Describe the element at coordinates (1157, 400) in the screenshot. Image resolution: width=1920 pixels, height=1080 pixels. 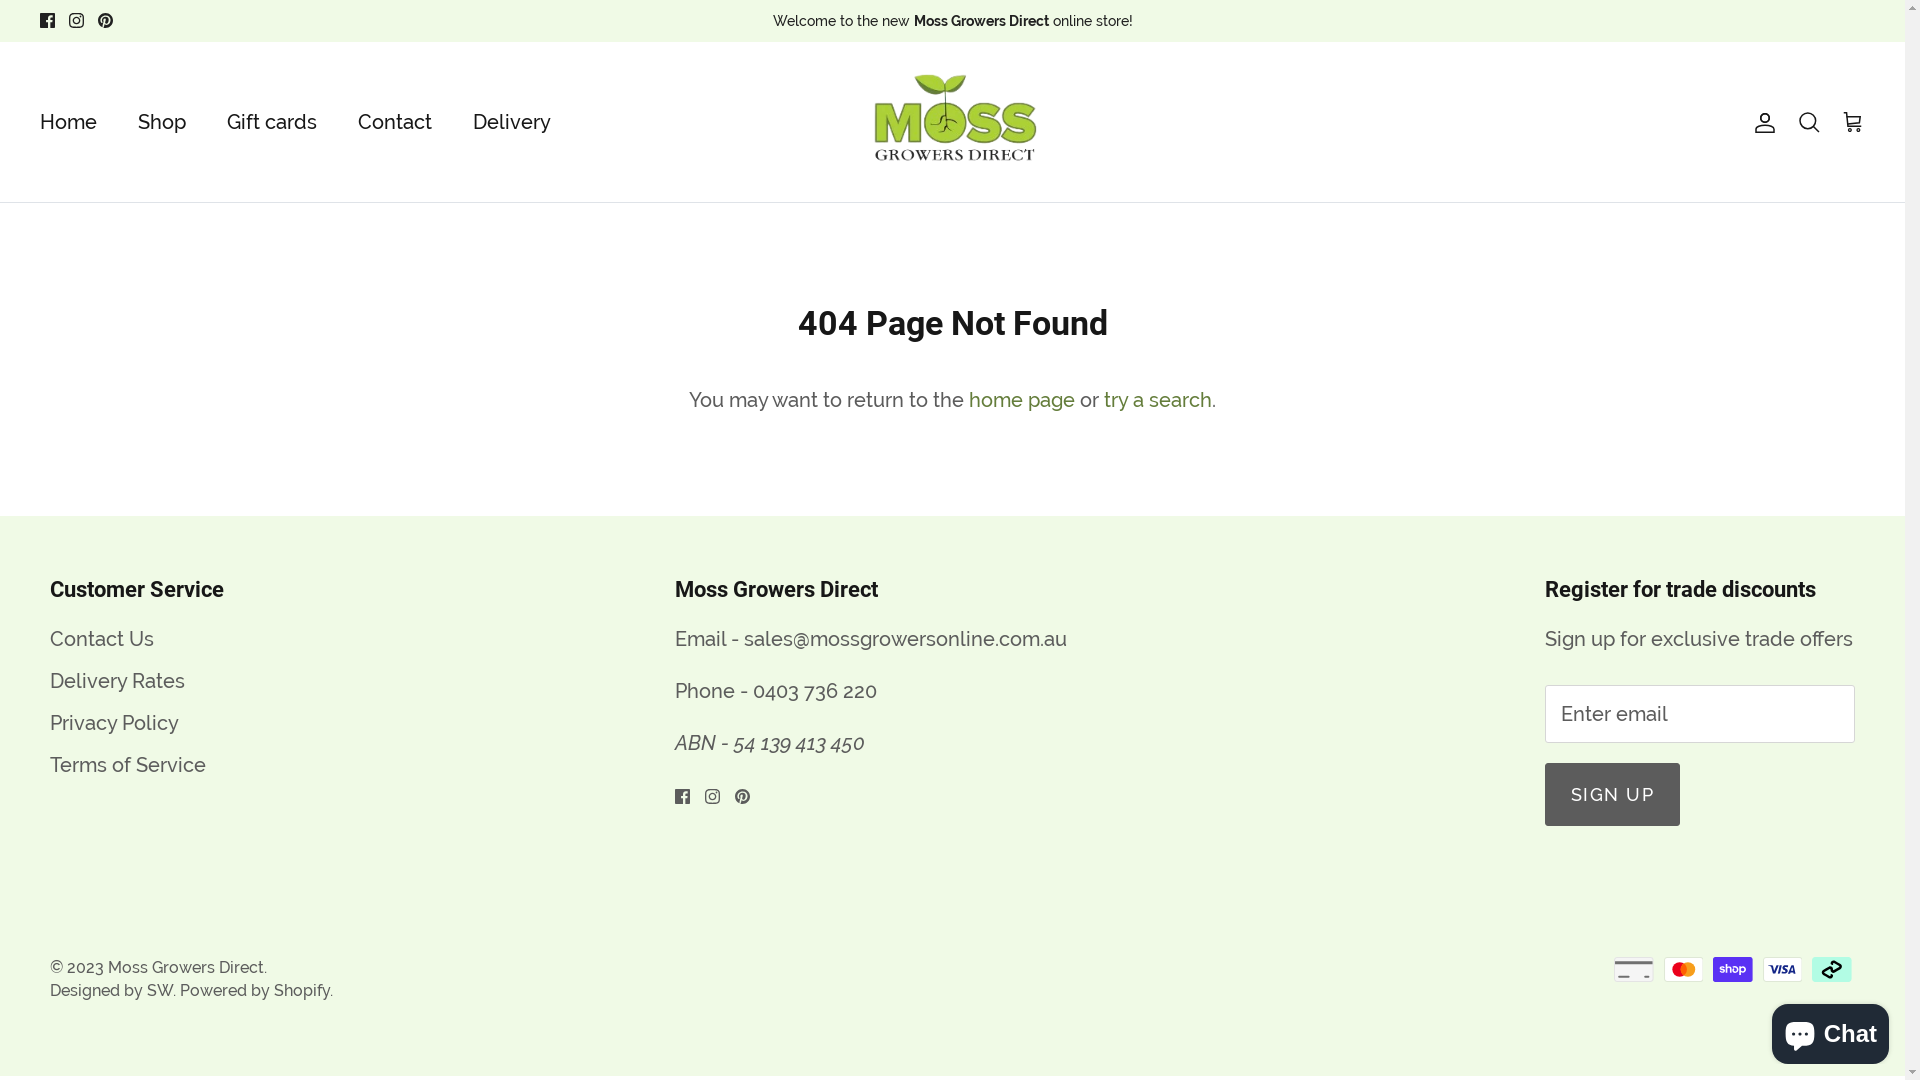
I see `'try a search'` at that location.